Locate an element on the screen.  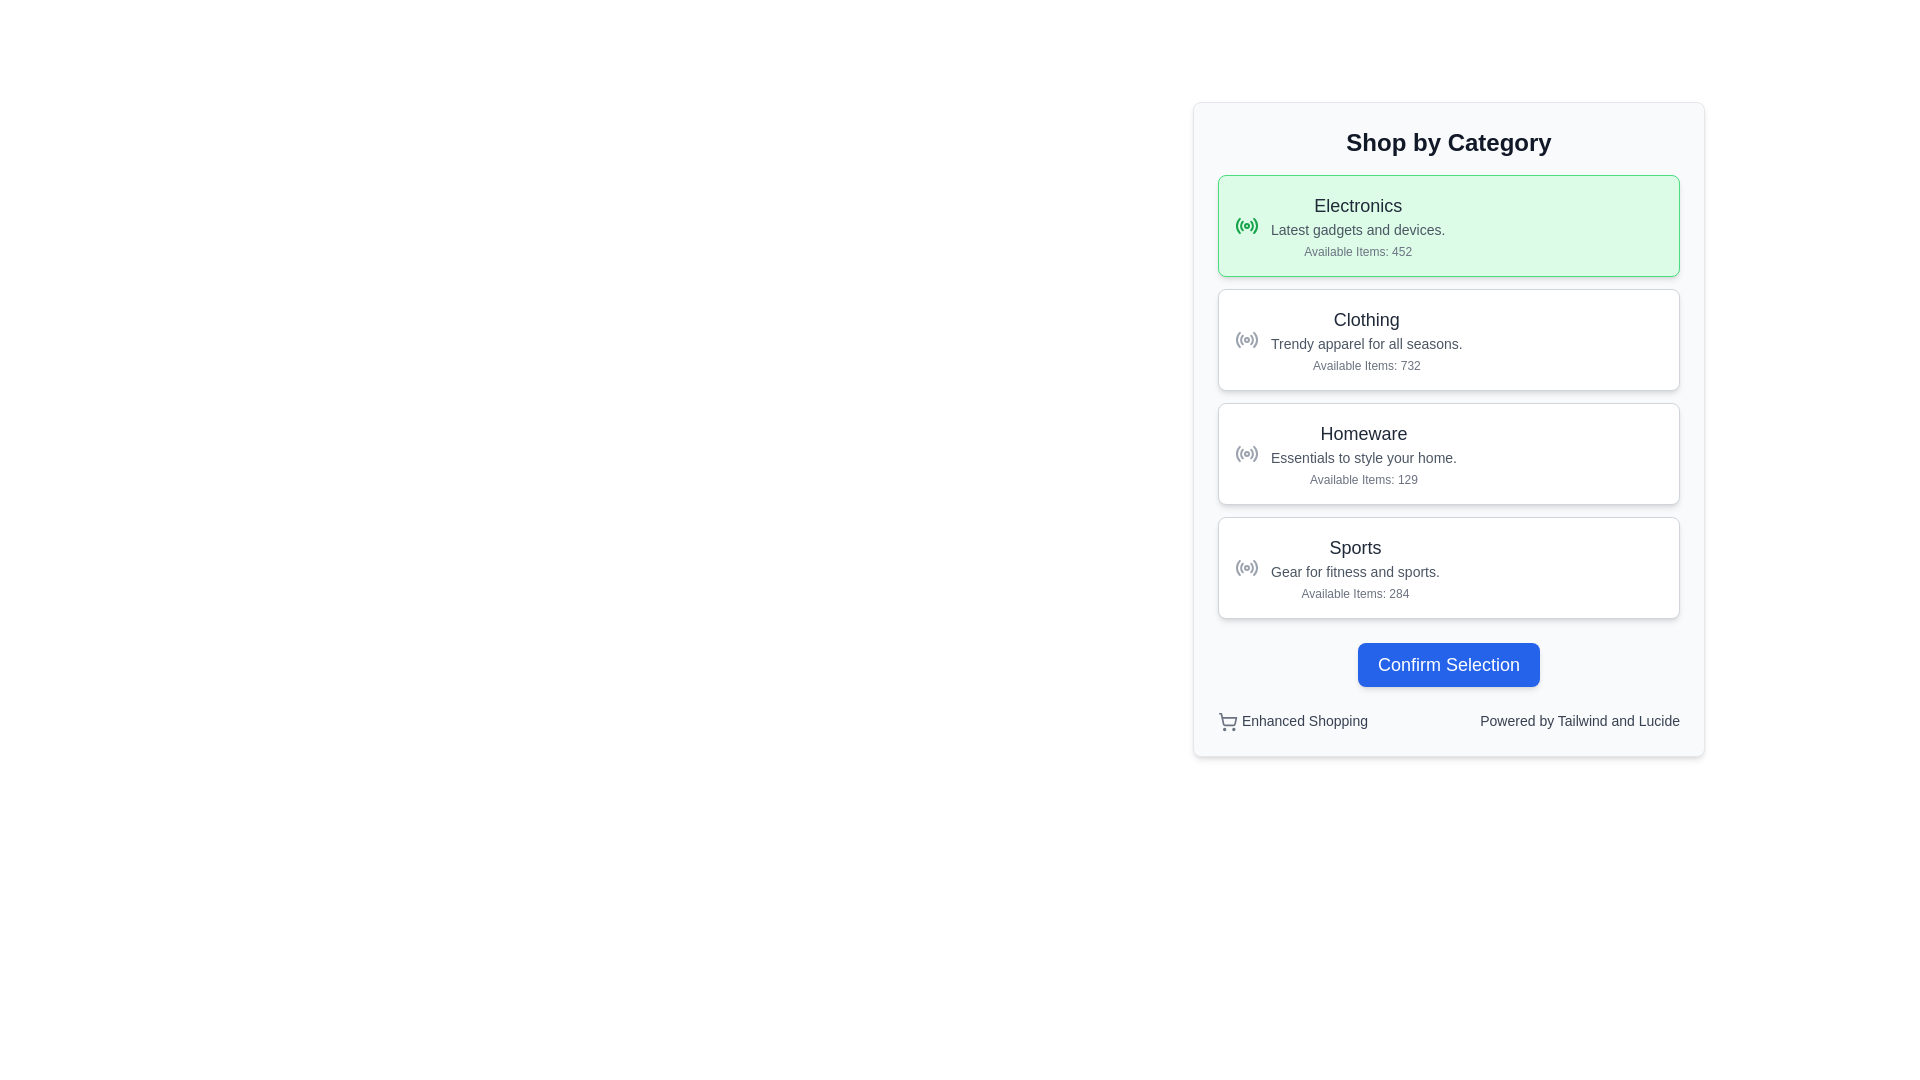
static text description that says 'Gear for fitness and sports.' located in the fourth card of the category list, positioned below the heading 'Sports' and above the subtext 'Available Items: 284' is located at coordinates (1355, 571).